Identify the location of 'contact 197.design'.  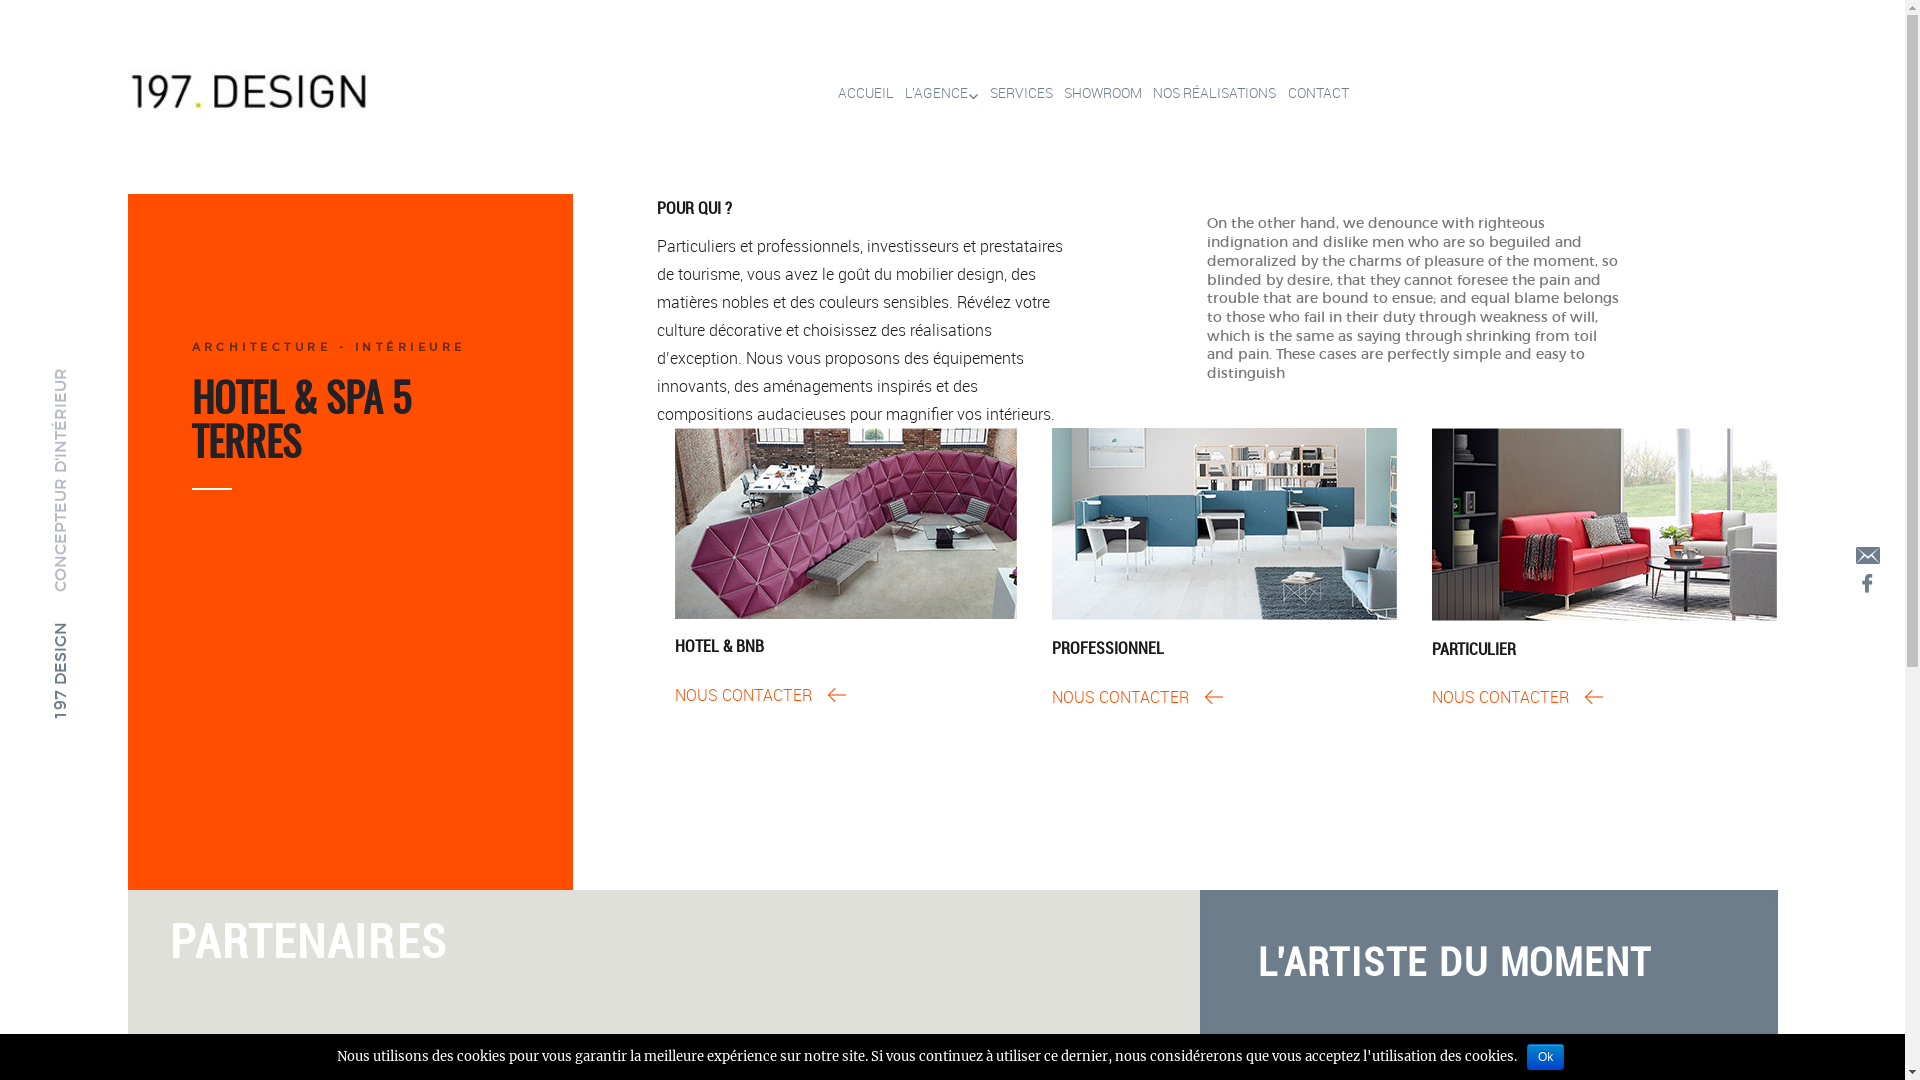
(1866, 555).